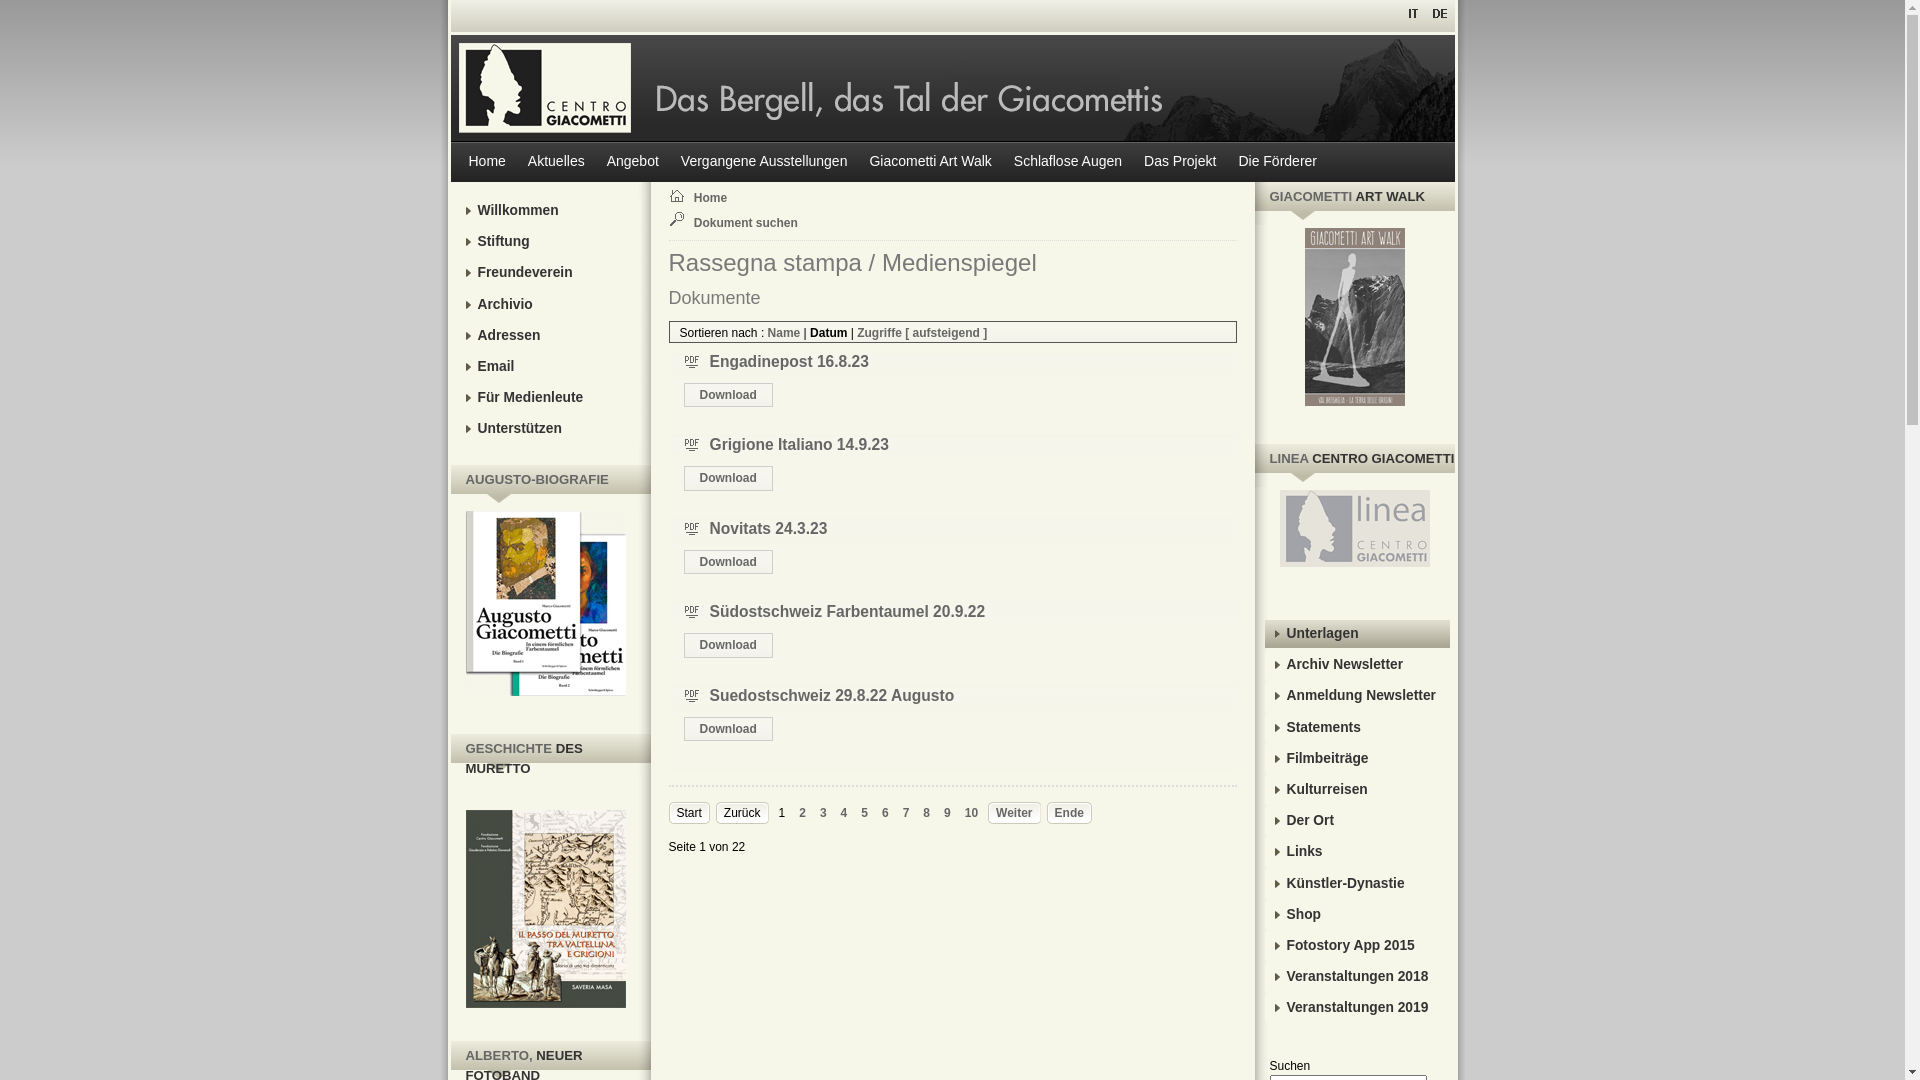 The image size is (1920, 1080). Describe the element at coordinates (548, 273) in the screenshot. I see `'Freundeverein'` at that location.